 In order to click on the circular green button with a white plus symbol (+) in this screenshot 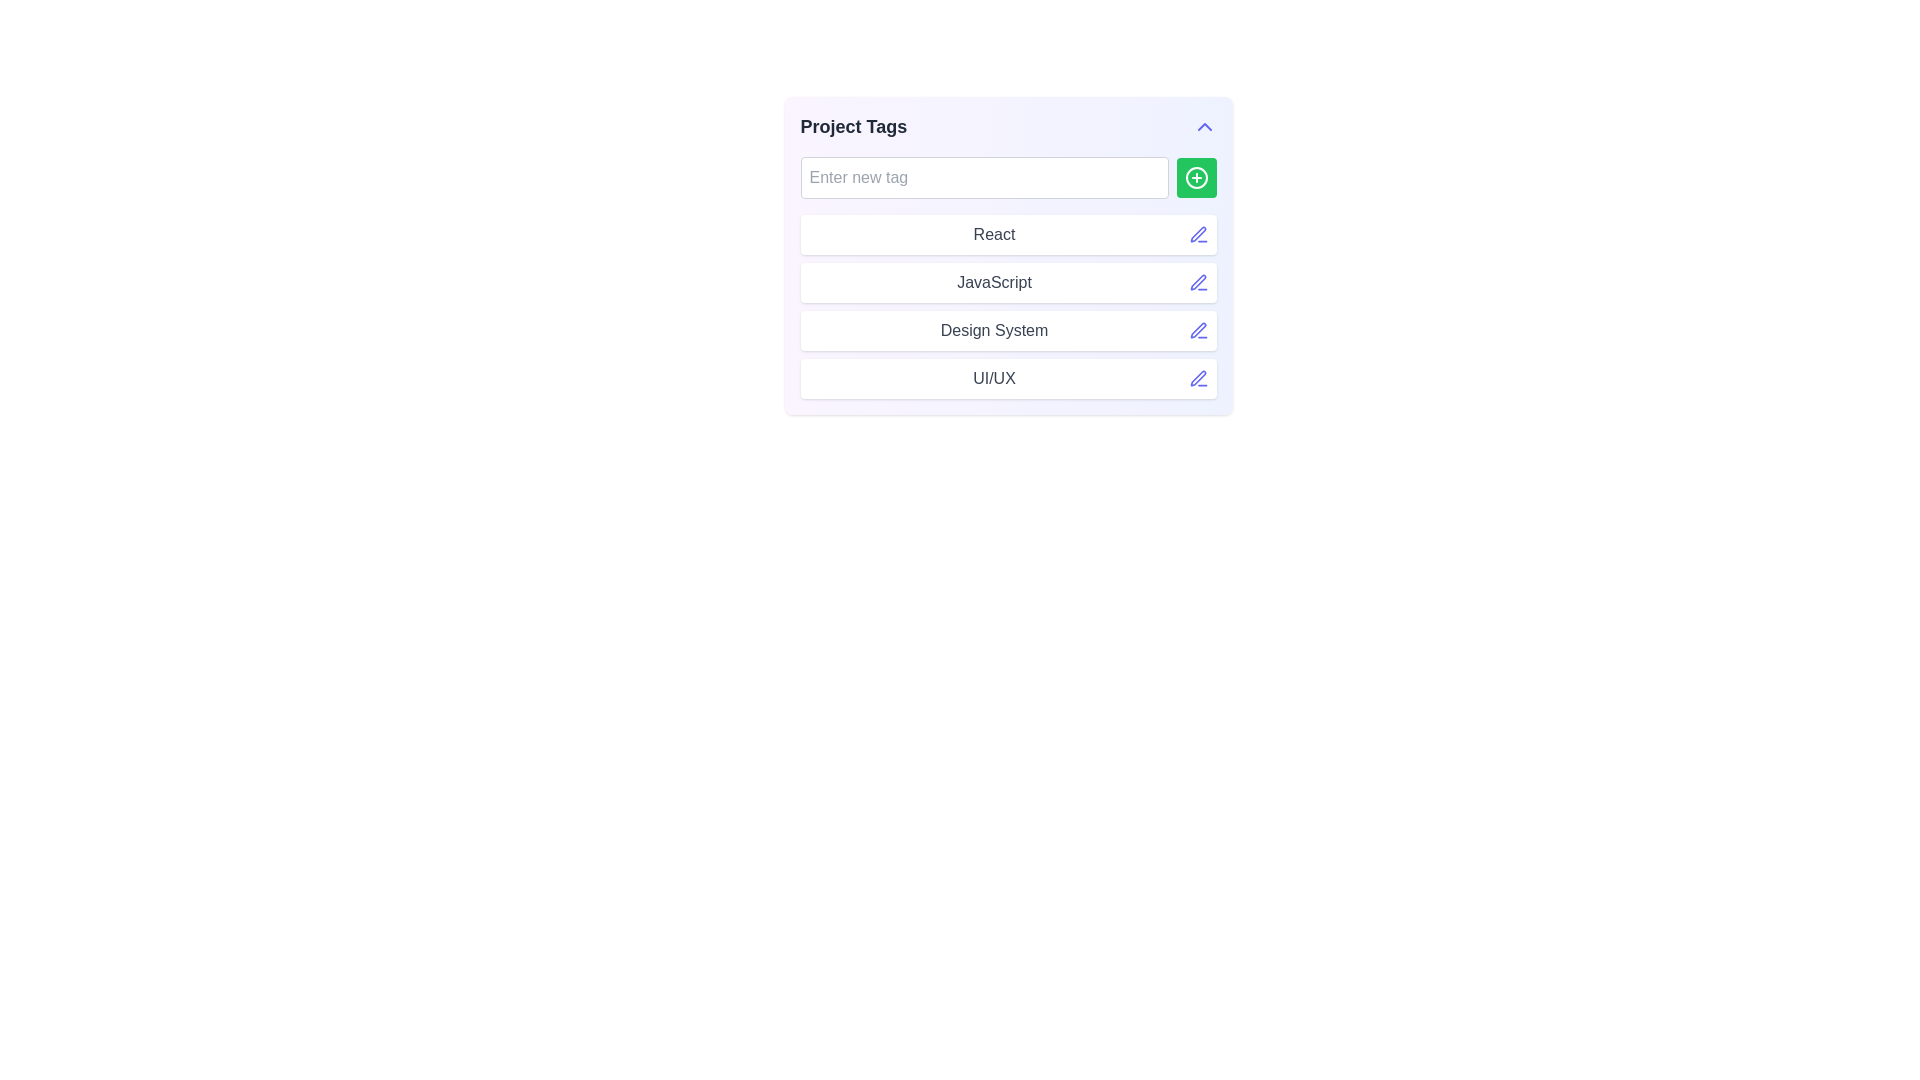, I will do `click(1196, 176)`.